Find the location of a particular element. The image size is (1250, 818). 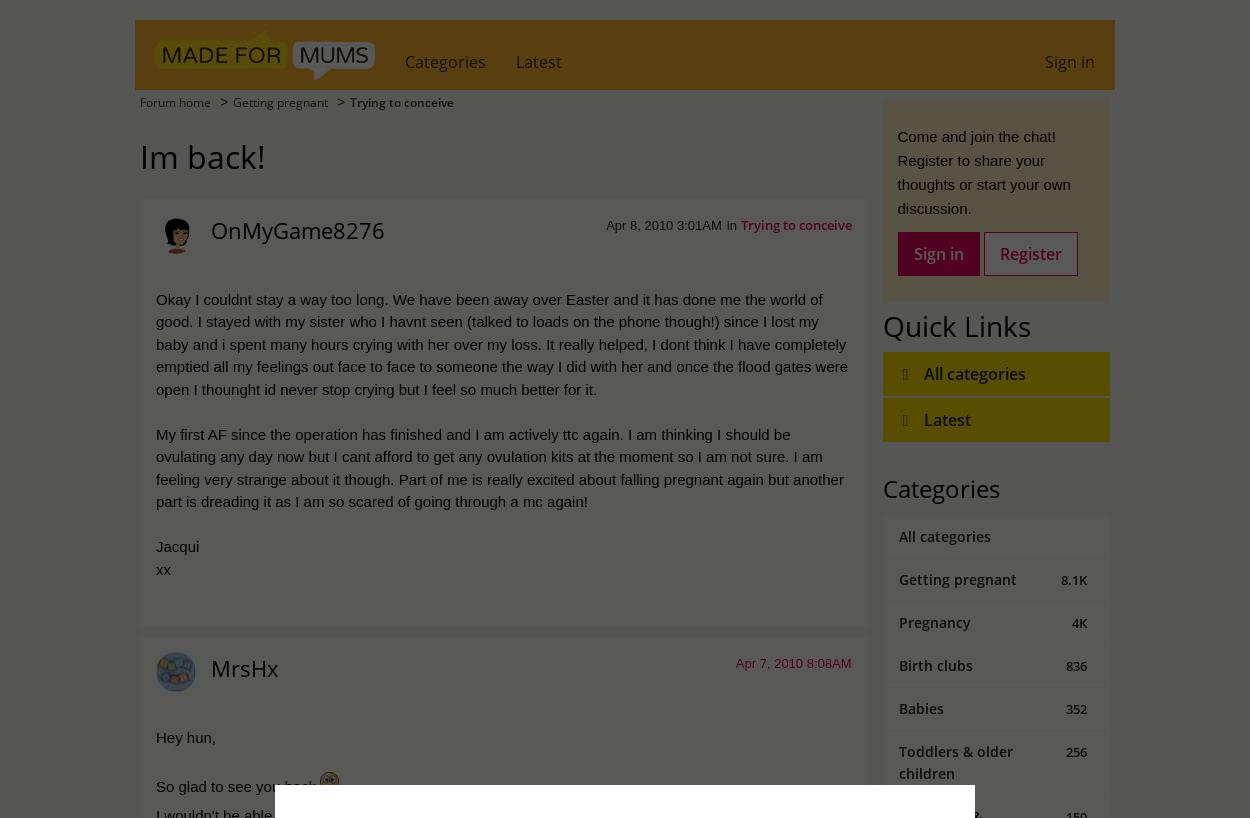

'Im back!' is located at coordinates (140, 154).